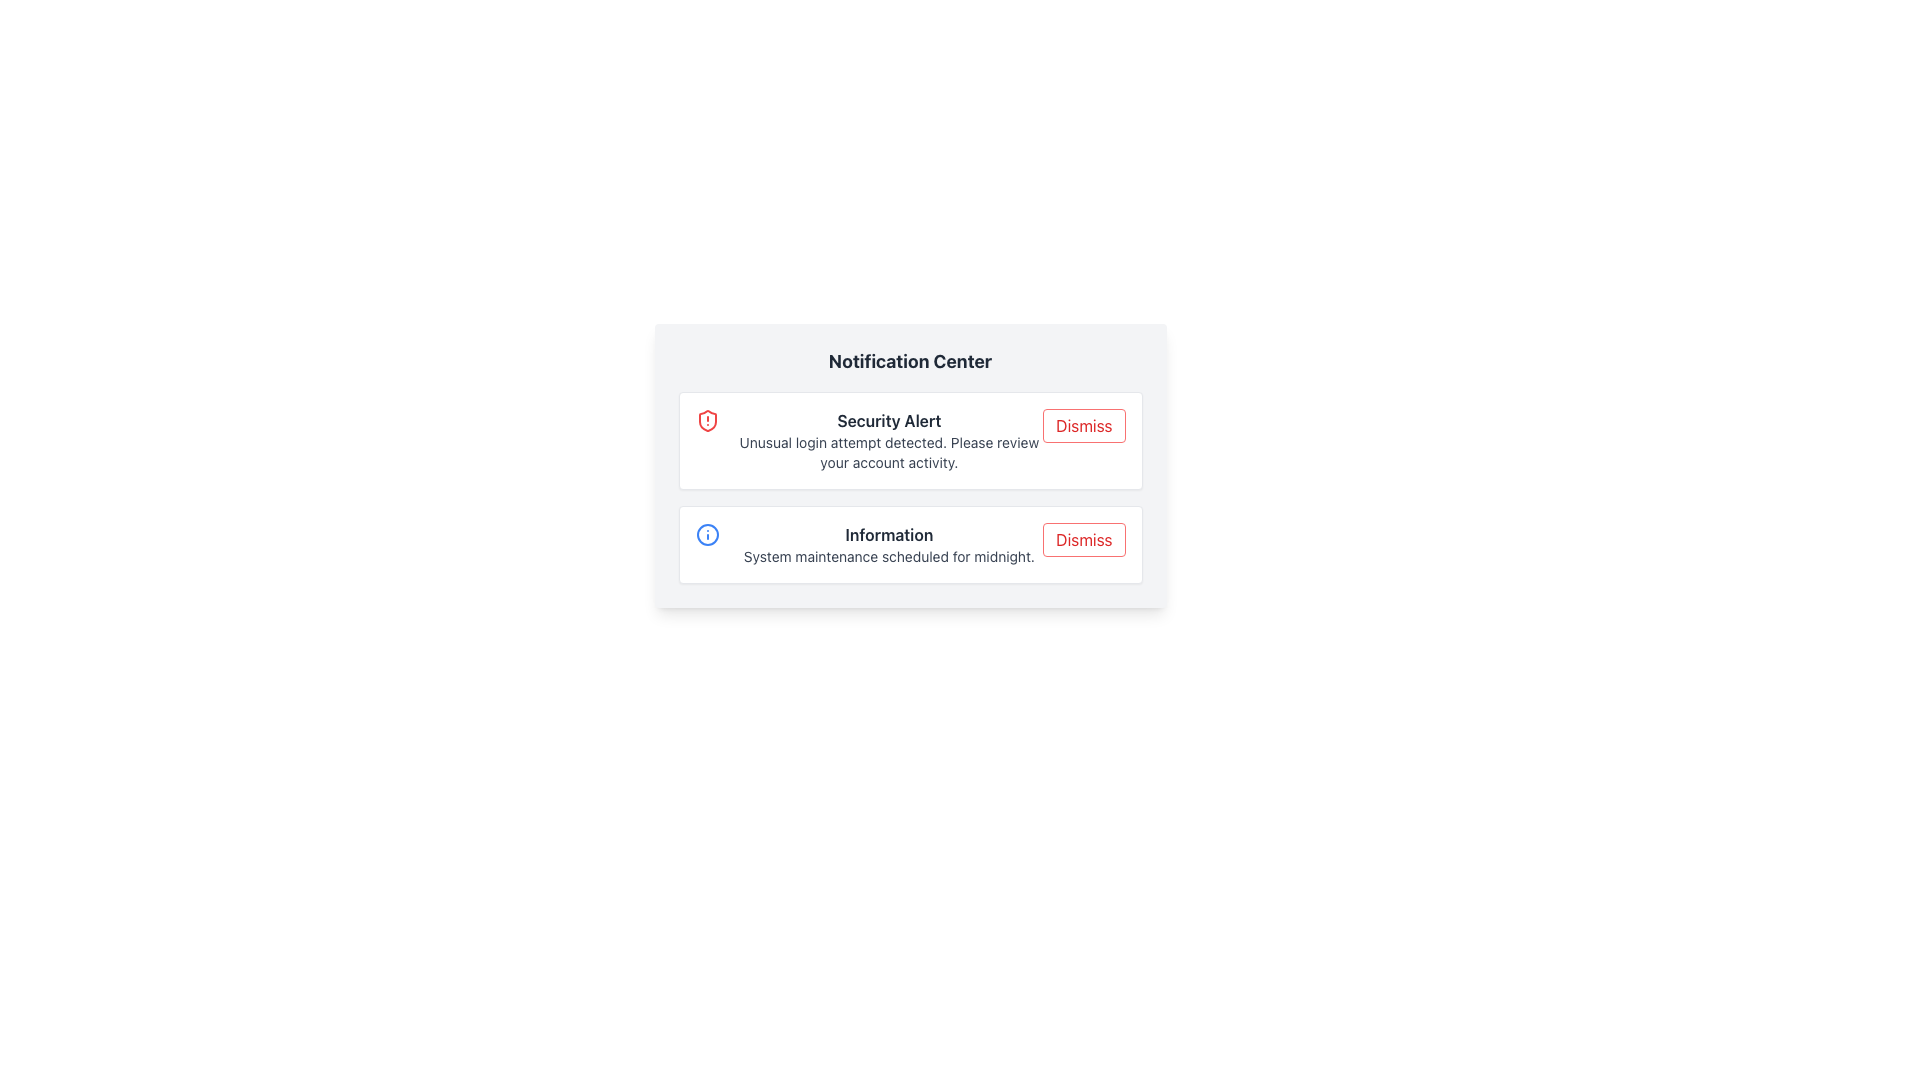  I want to click on the title text label of the notification that summarizes the alert for the user, which is located above the text 'Unusual login attempt detected.', so click(888, 419).